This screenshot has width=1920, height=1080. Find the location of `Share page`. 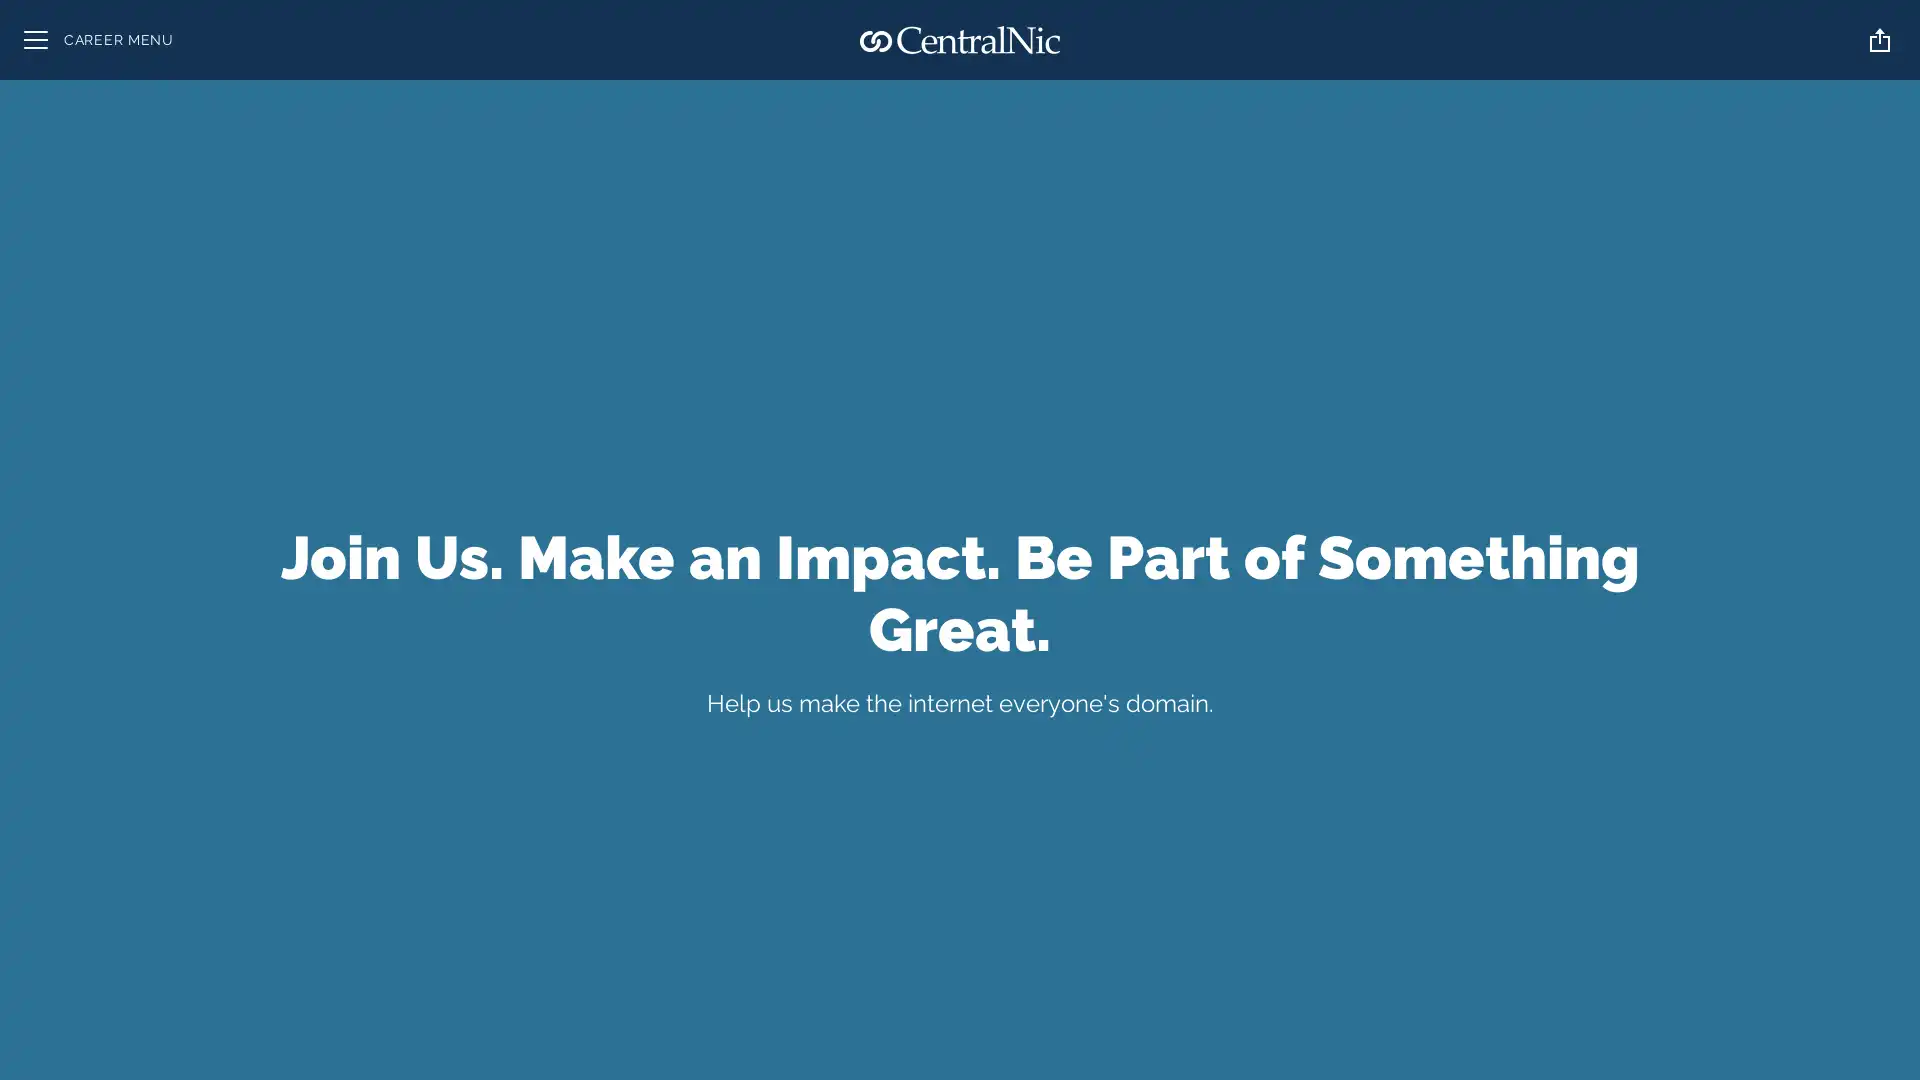

Share page is located at coordinates (1879, 39).